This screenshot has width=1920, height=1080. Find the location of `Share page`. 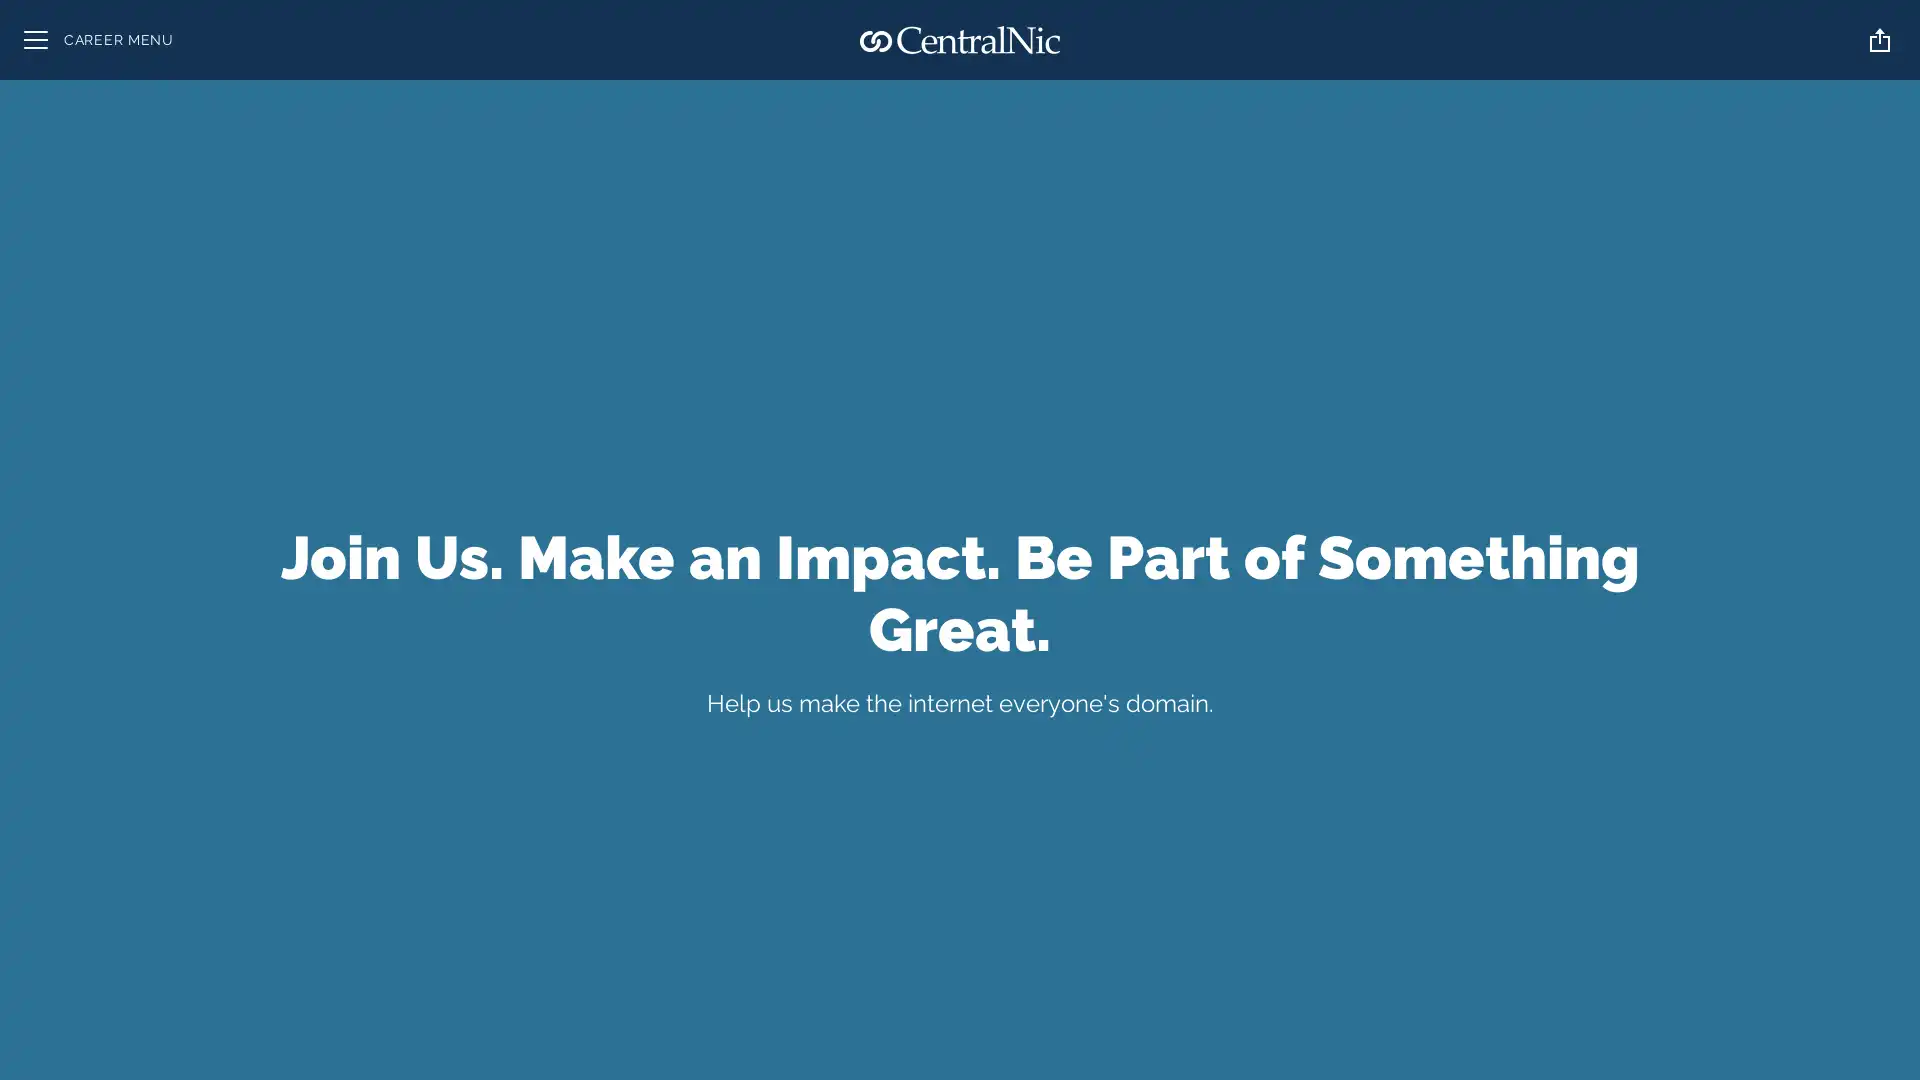

Share page is located at coordinates (1879, 39).